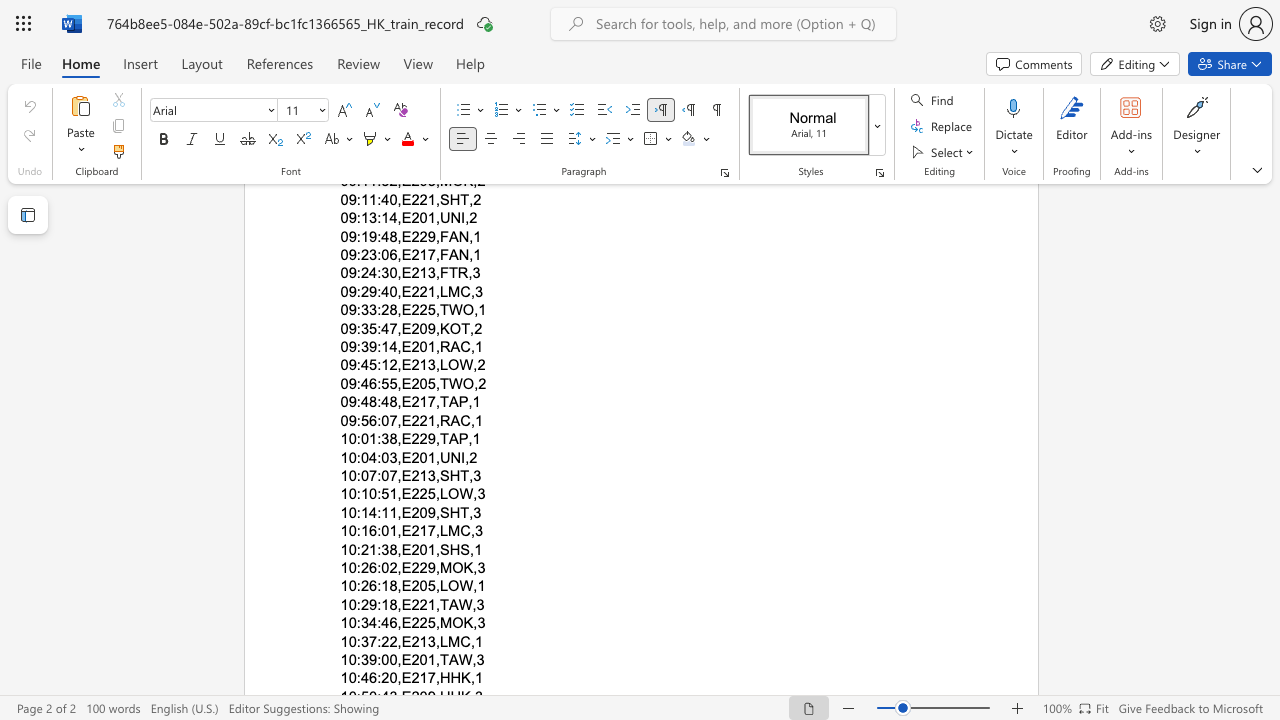 The height and width of the screenshot is (720, 1280). I want to click on the space between the continuous character "0" and "3" in the text, so click(389, 457).